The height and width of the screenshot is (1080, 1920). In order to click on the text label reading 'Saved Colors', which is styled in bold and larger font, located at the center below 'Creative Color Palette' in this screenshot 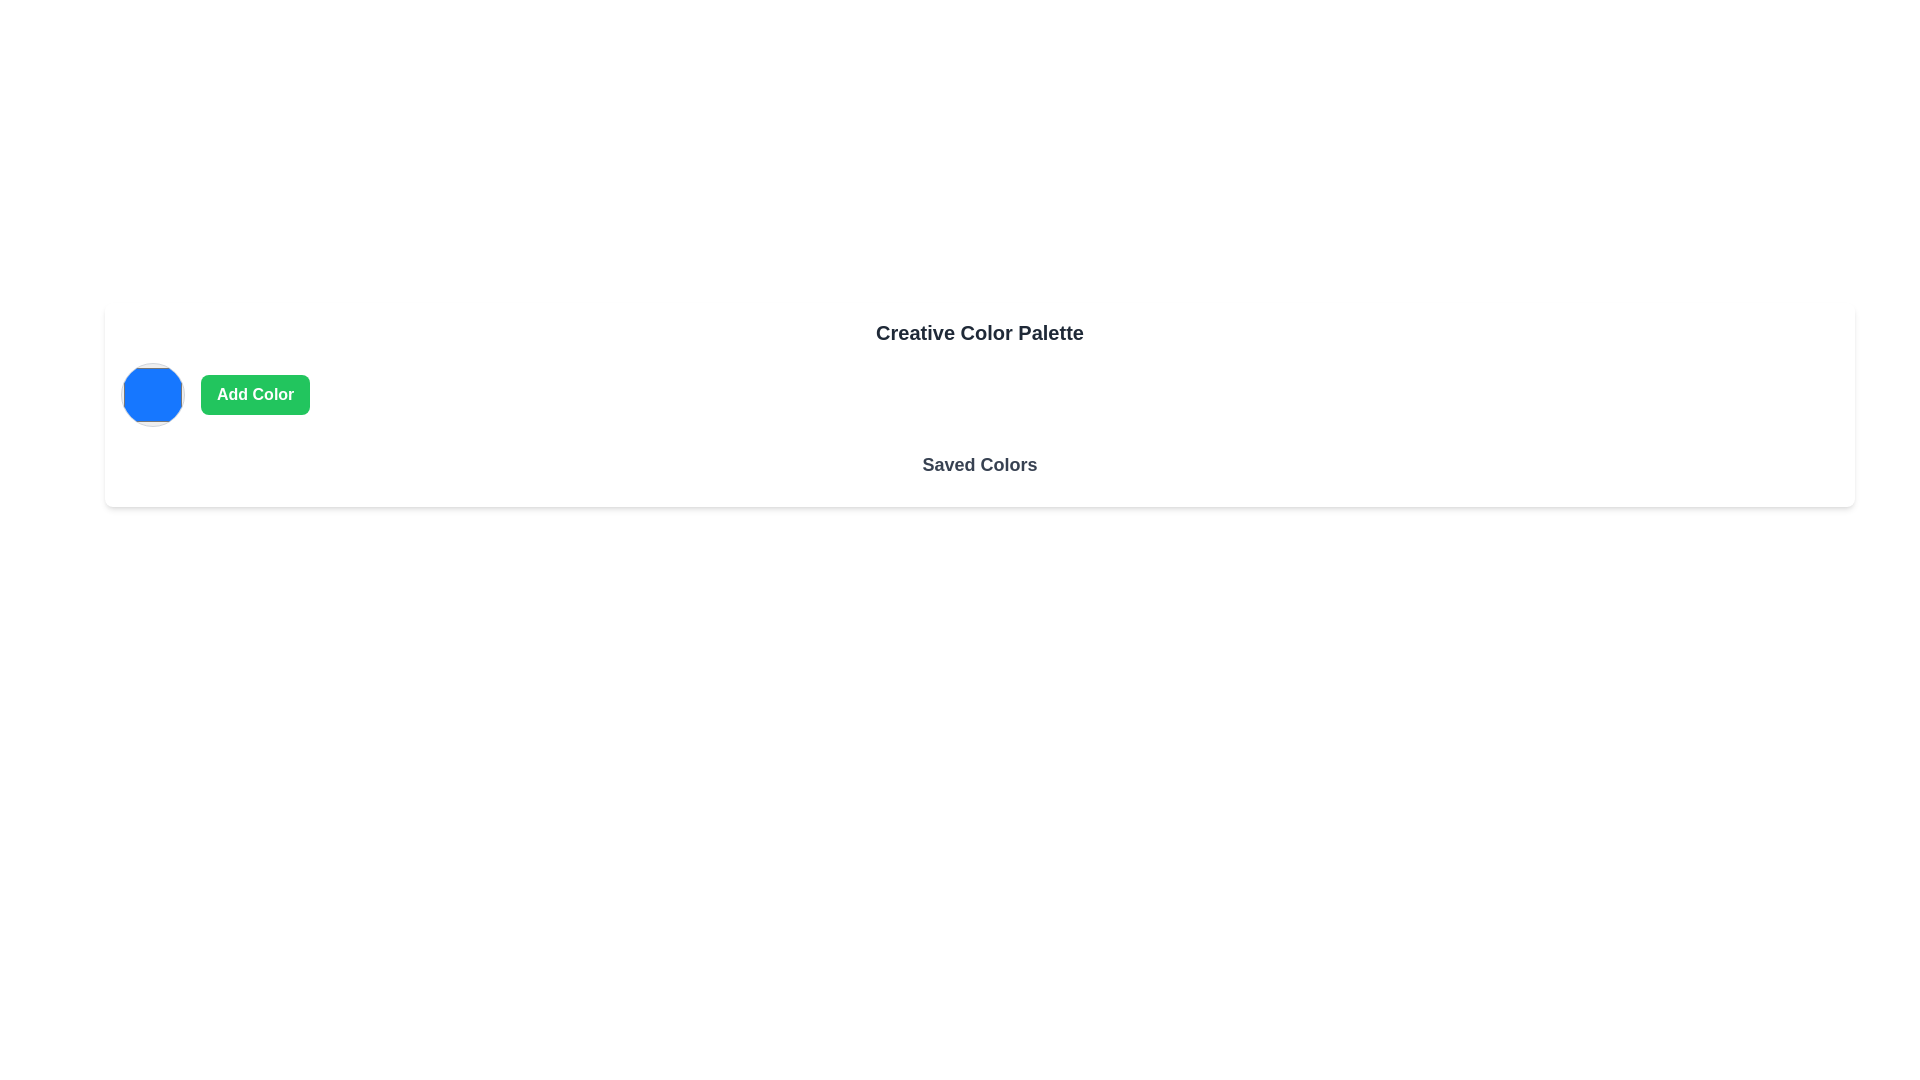, I will do `click(979, 465)`.